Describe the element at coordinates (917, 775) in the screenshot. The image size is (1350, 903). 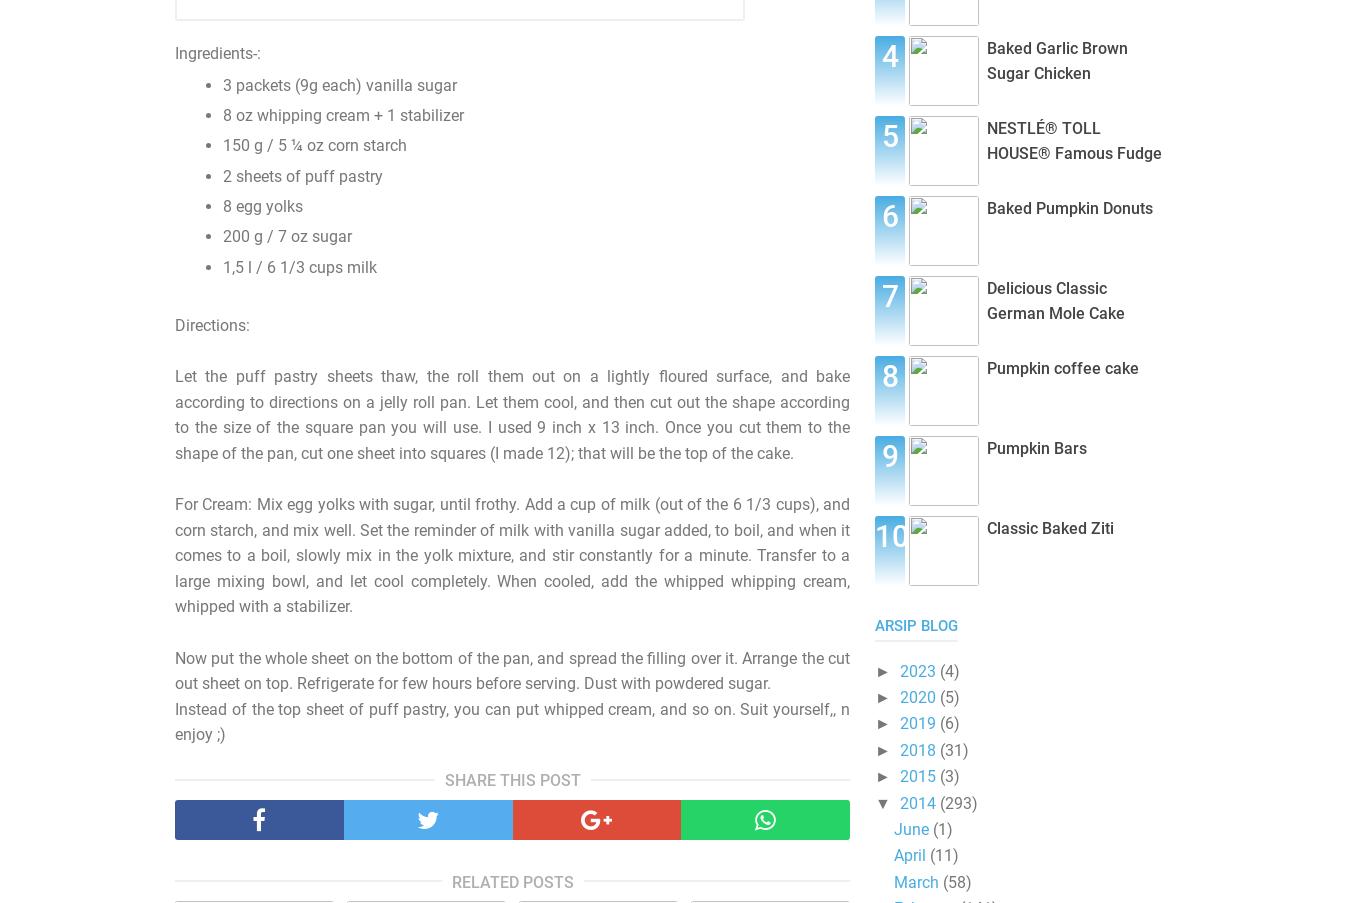
I see `'2015'` at that location.